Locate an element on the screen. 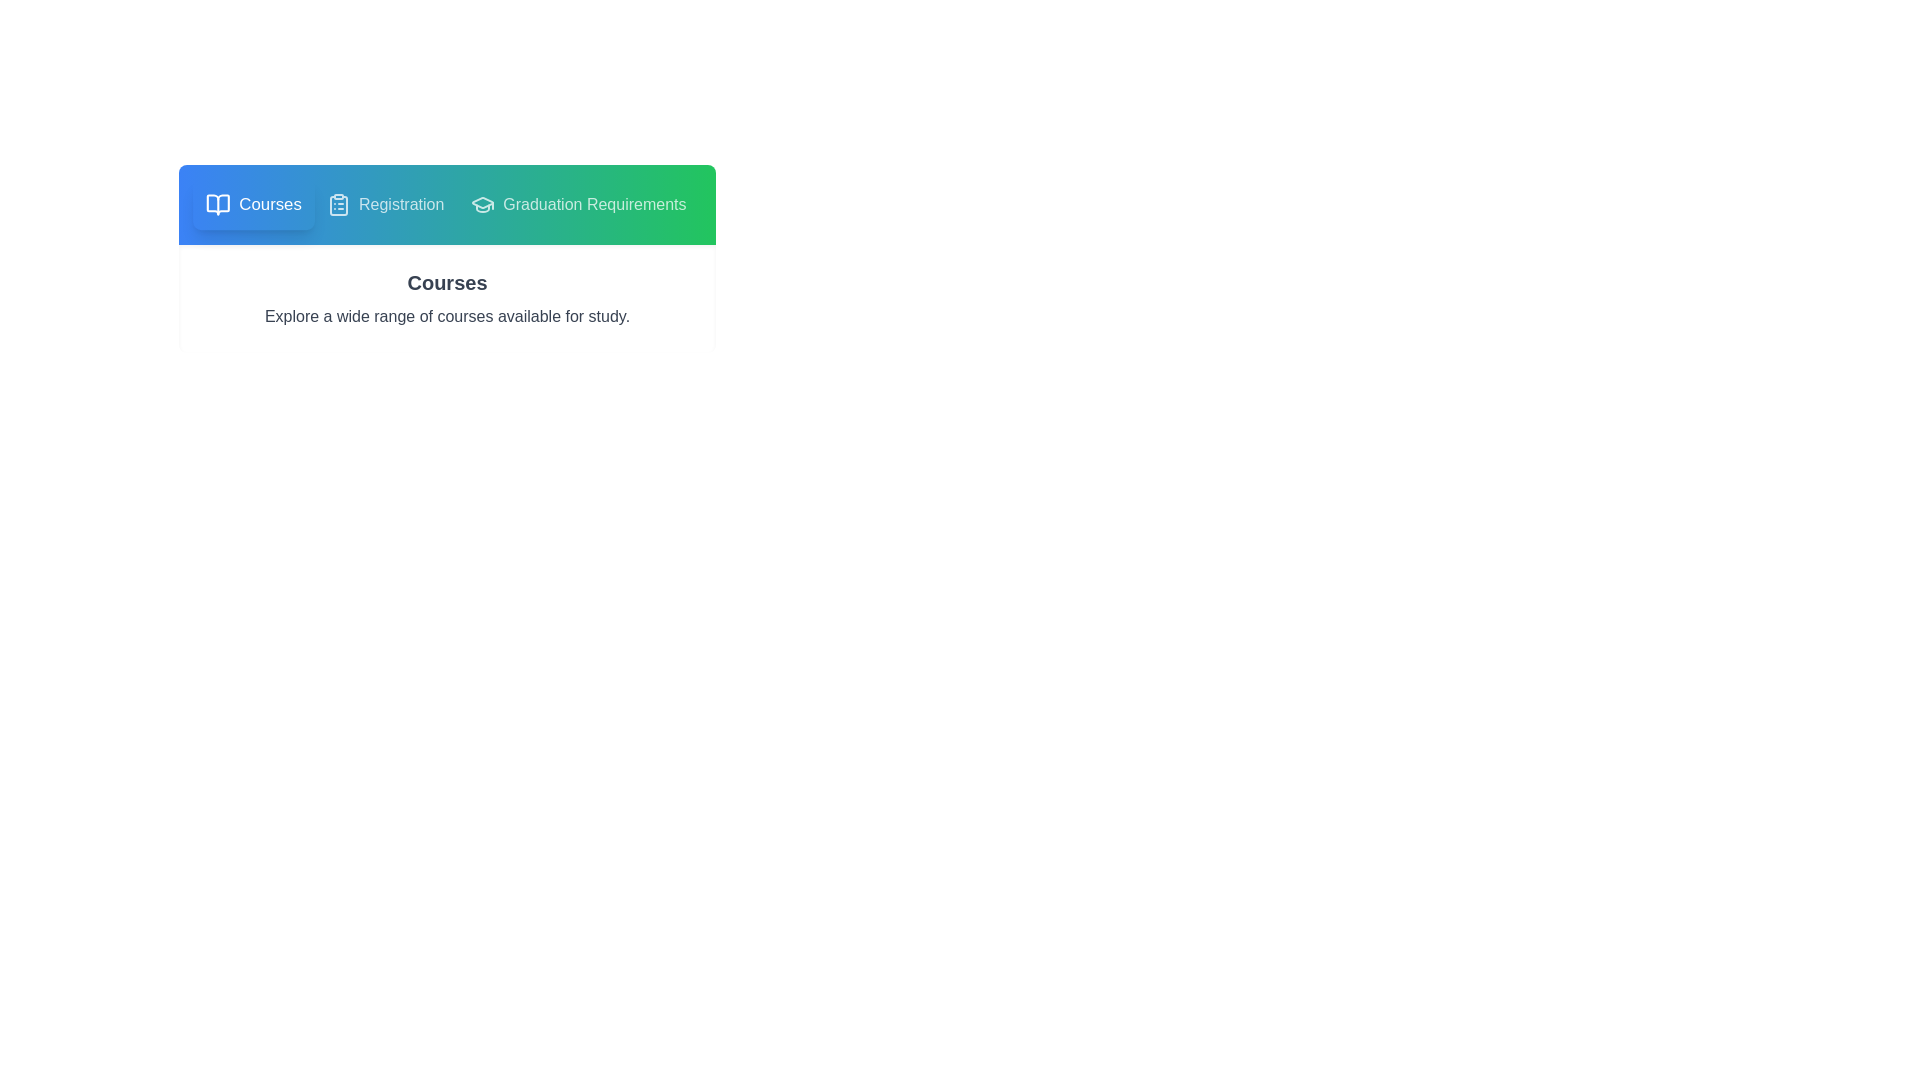 The width and height of the screenshot is (1920, 1080). the tab labeled Courses is located at coordinates (253, 204).